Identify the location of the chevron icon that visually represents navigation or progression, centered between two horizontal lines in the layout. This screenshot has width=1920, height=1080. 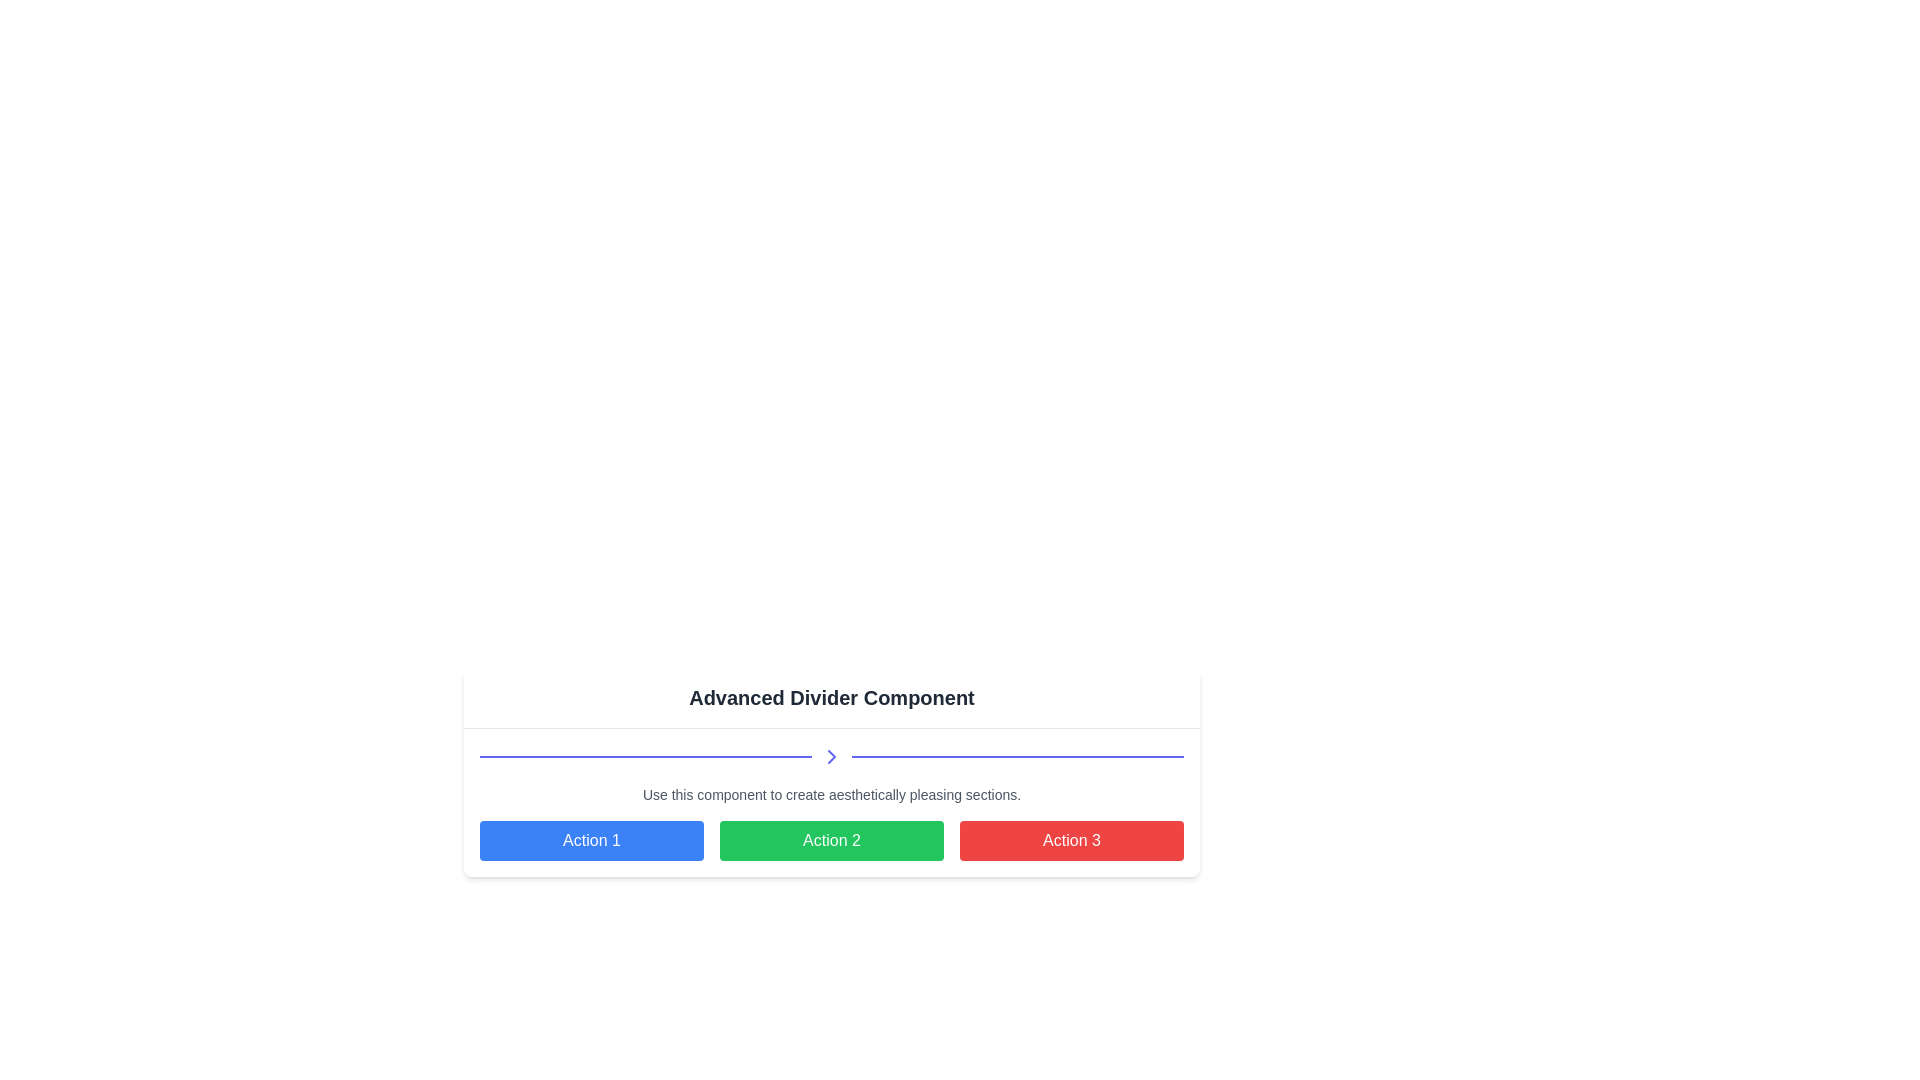
(831, 756).